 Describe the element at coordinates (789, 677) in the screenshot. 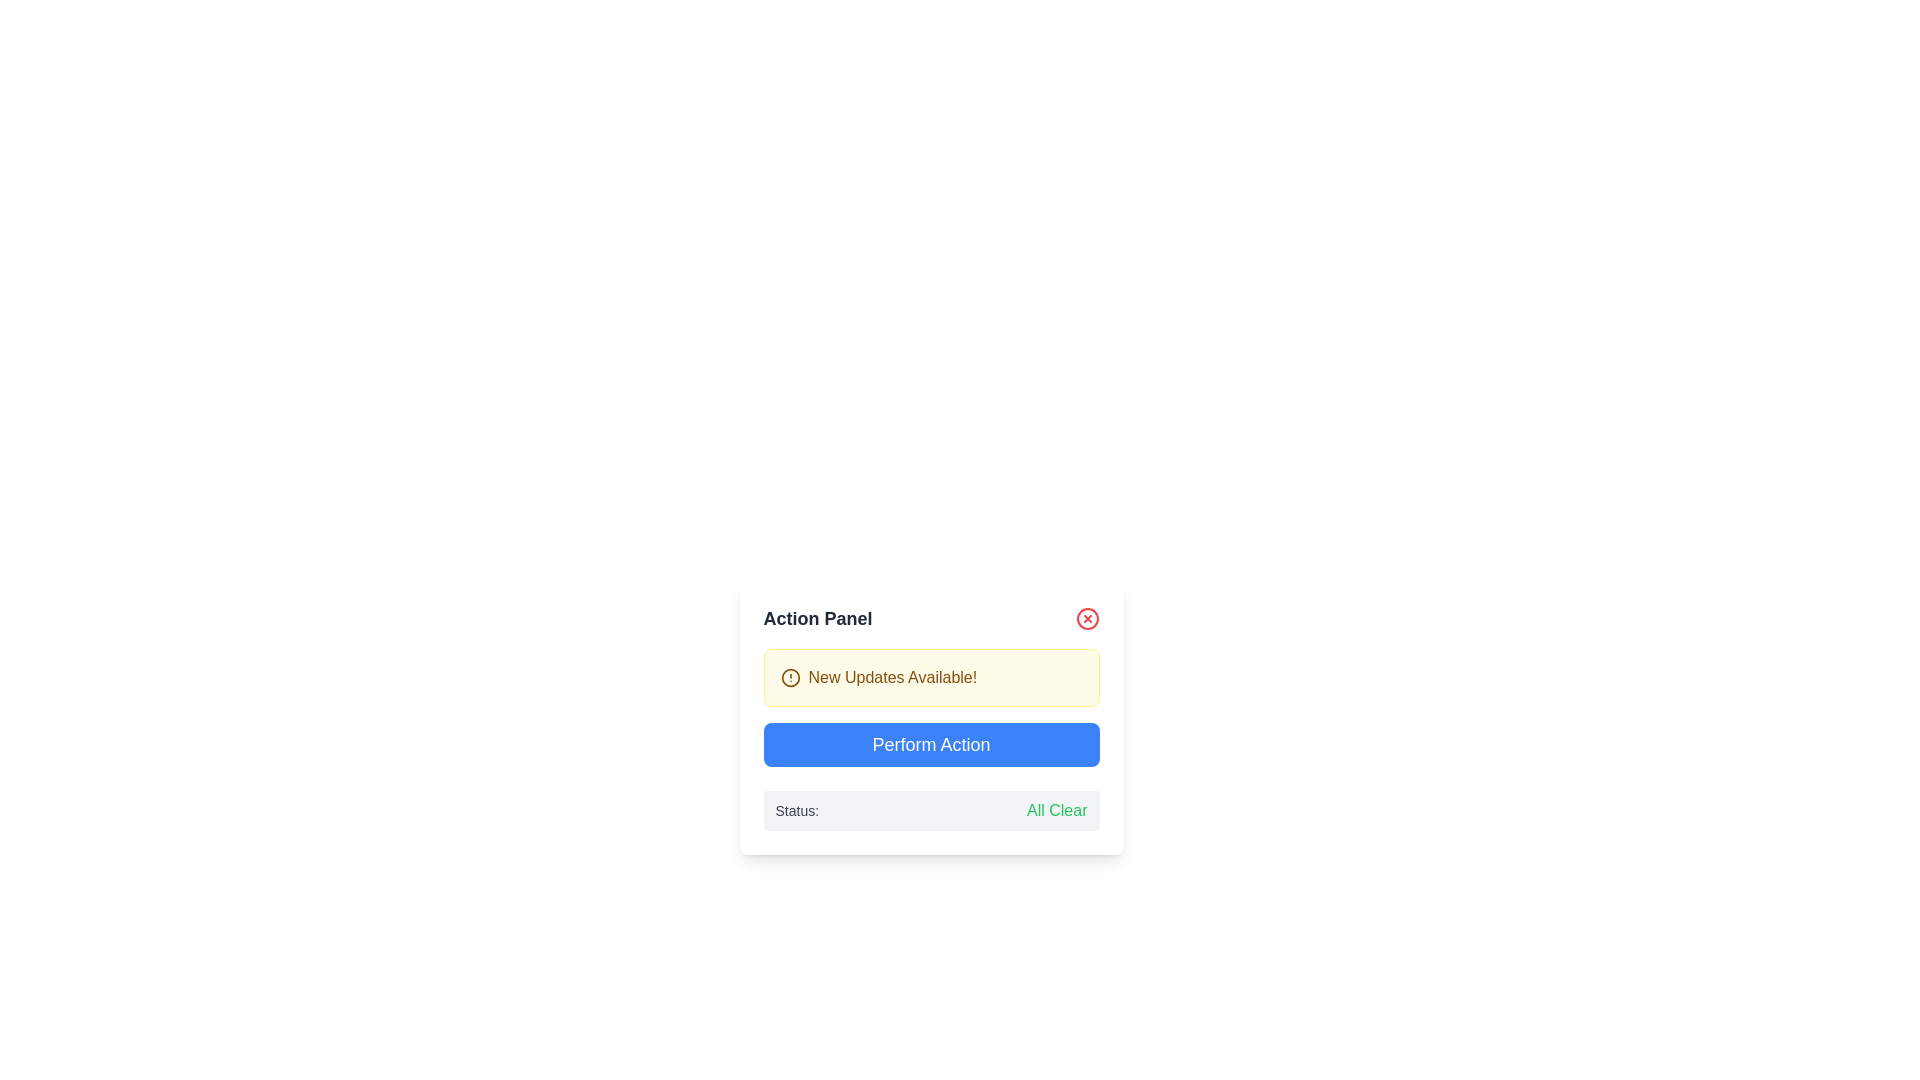

I see `the circular icon with an alert symbol inside, which is positioned to the left of the text 'New Updates Available!' in the yellow alert box` at that location.